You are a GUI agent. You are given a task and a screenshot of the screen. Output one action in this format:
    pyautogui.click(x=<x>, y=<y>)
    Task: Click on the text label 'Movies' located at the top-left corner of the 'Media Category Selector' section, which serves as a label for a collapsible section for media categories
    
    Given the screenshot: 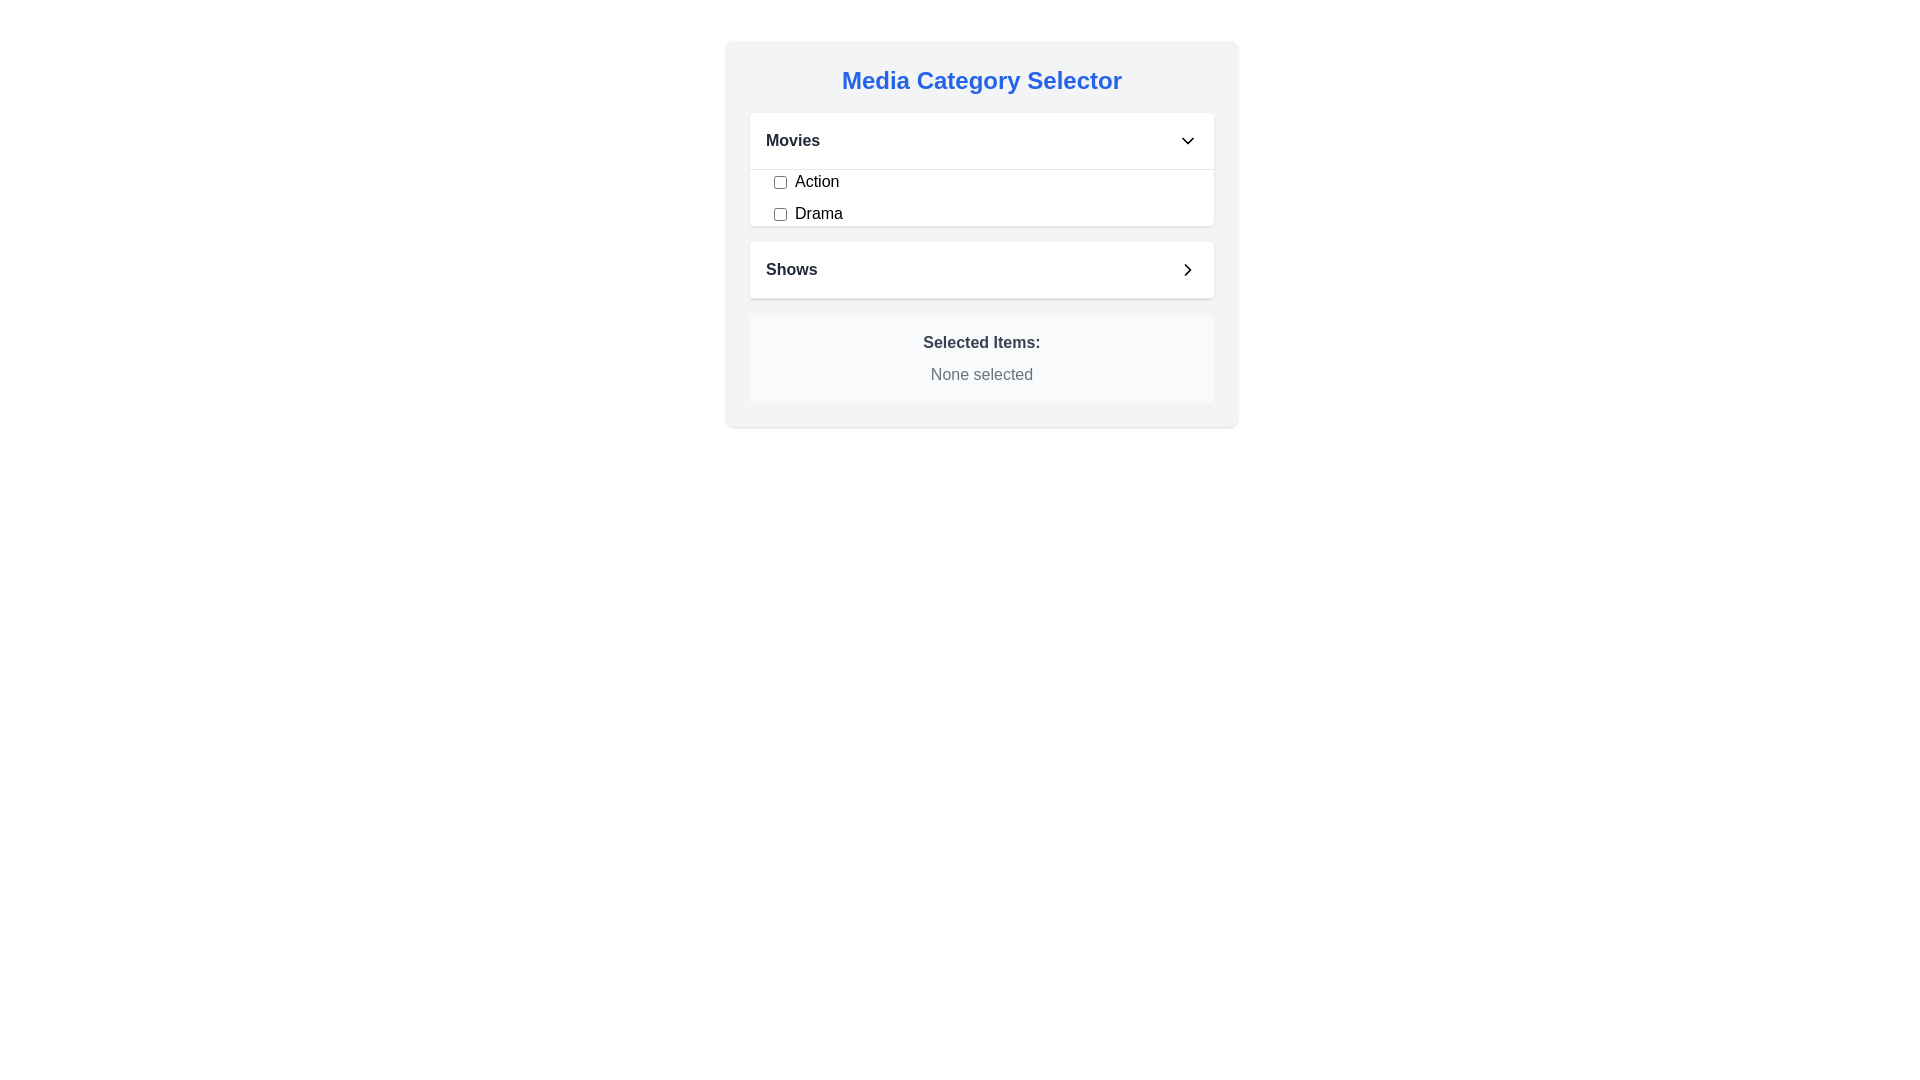 What is the action you would take?
    pyautogui.click(x=792, y=140)
    